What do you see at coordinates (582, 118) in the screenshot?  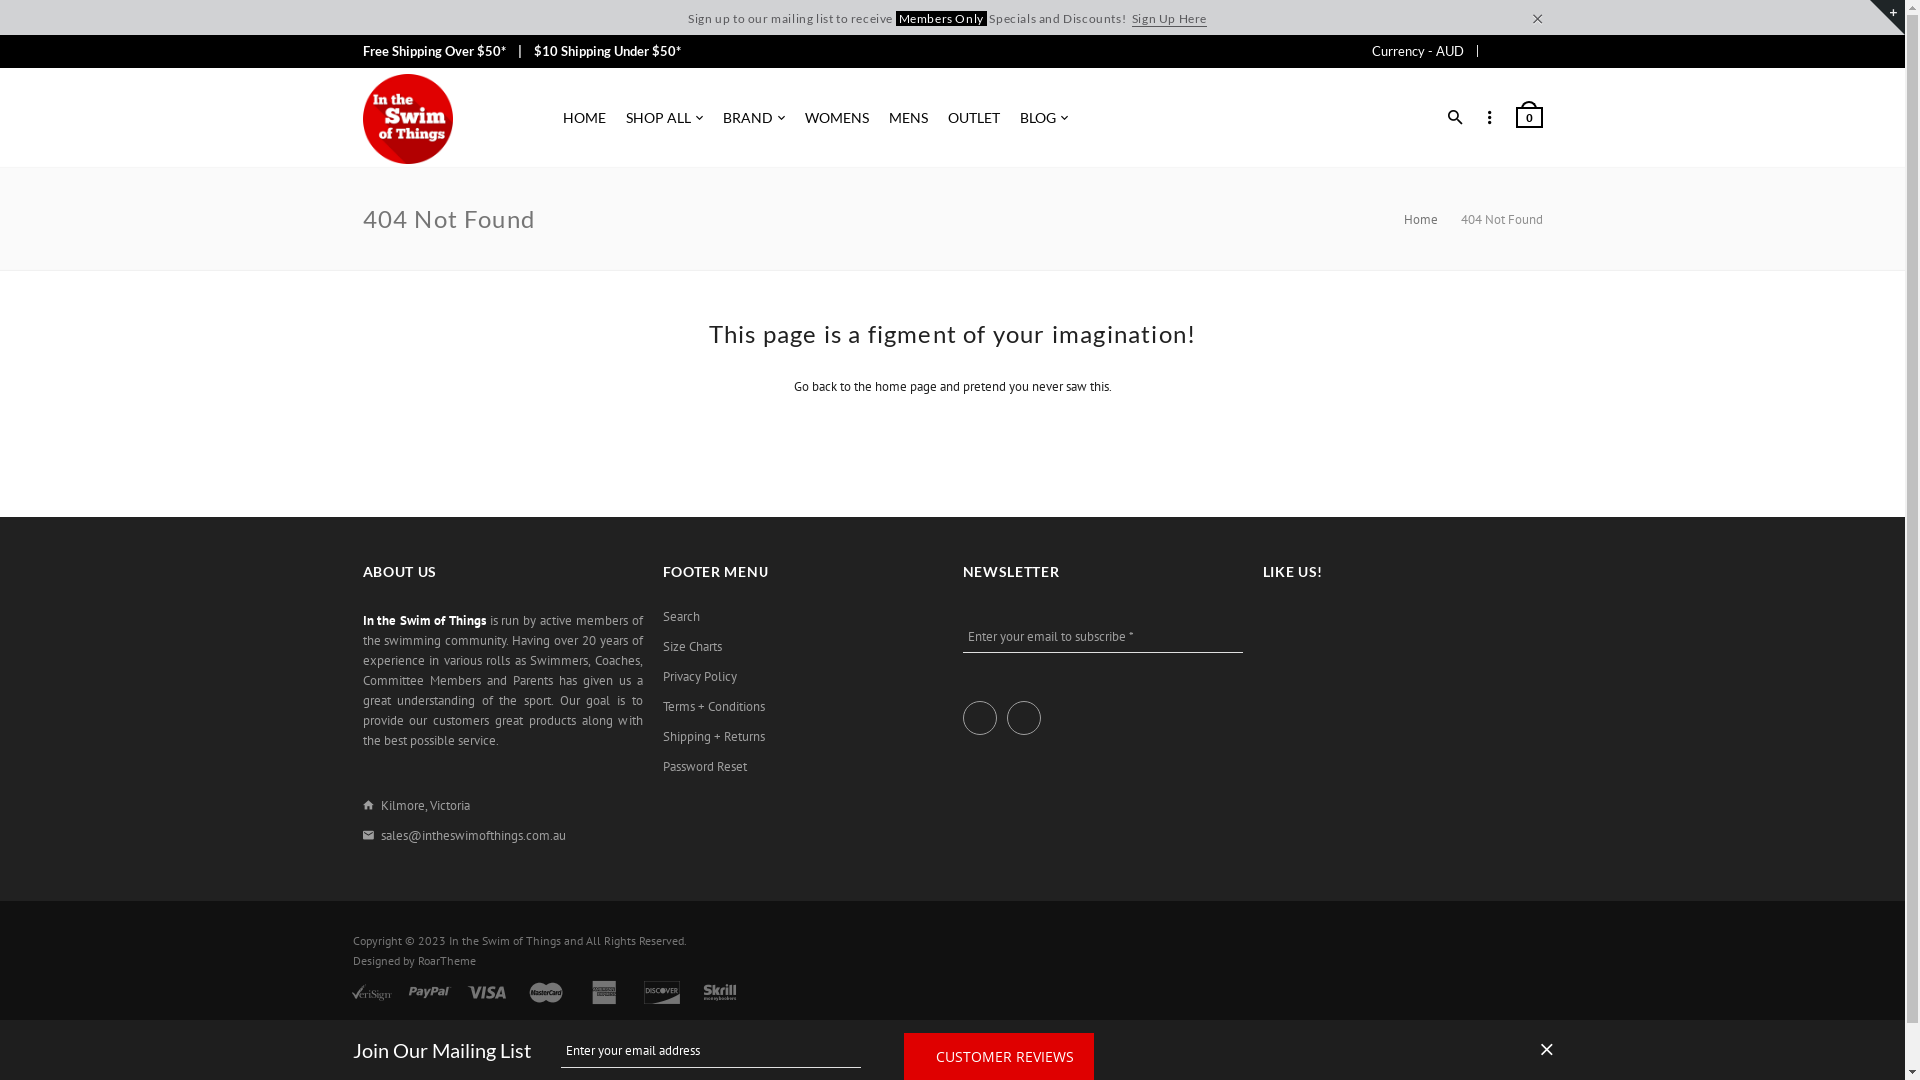 I see `'HOME'` at bounding box center [582, 118].